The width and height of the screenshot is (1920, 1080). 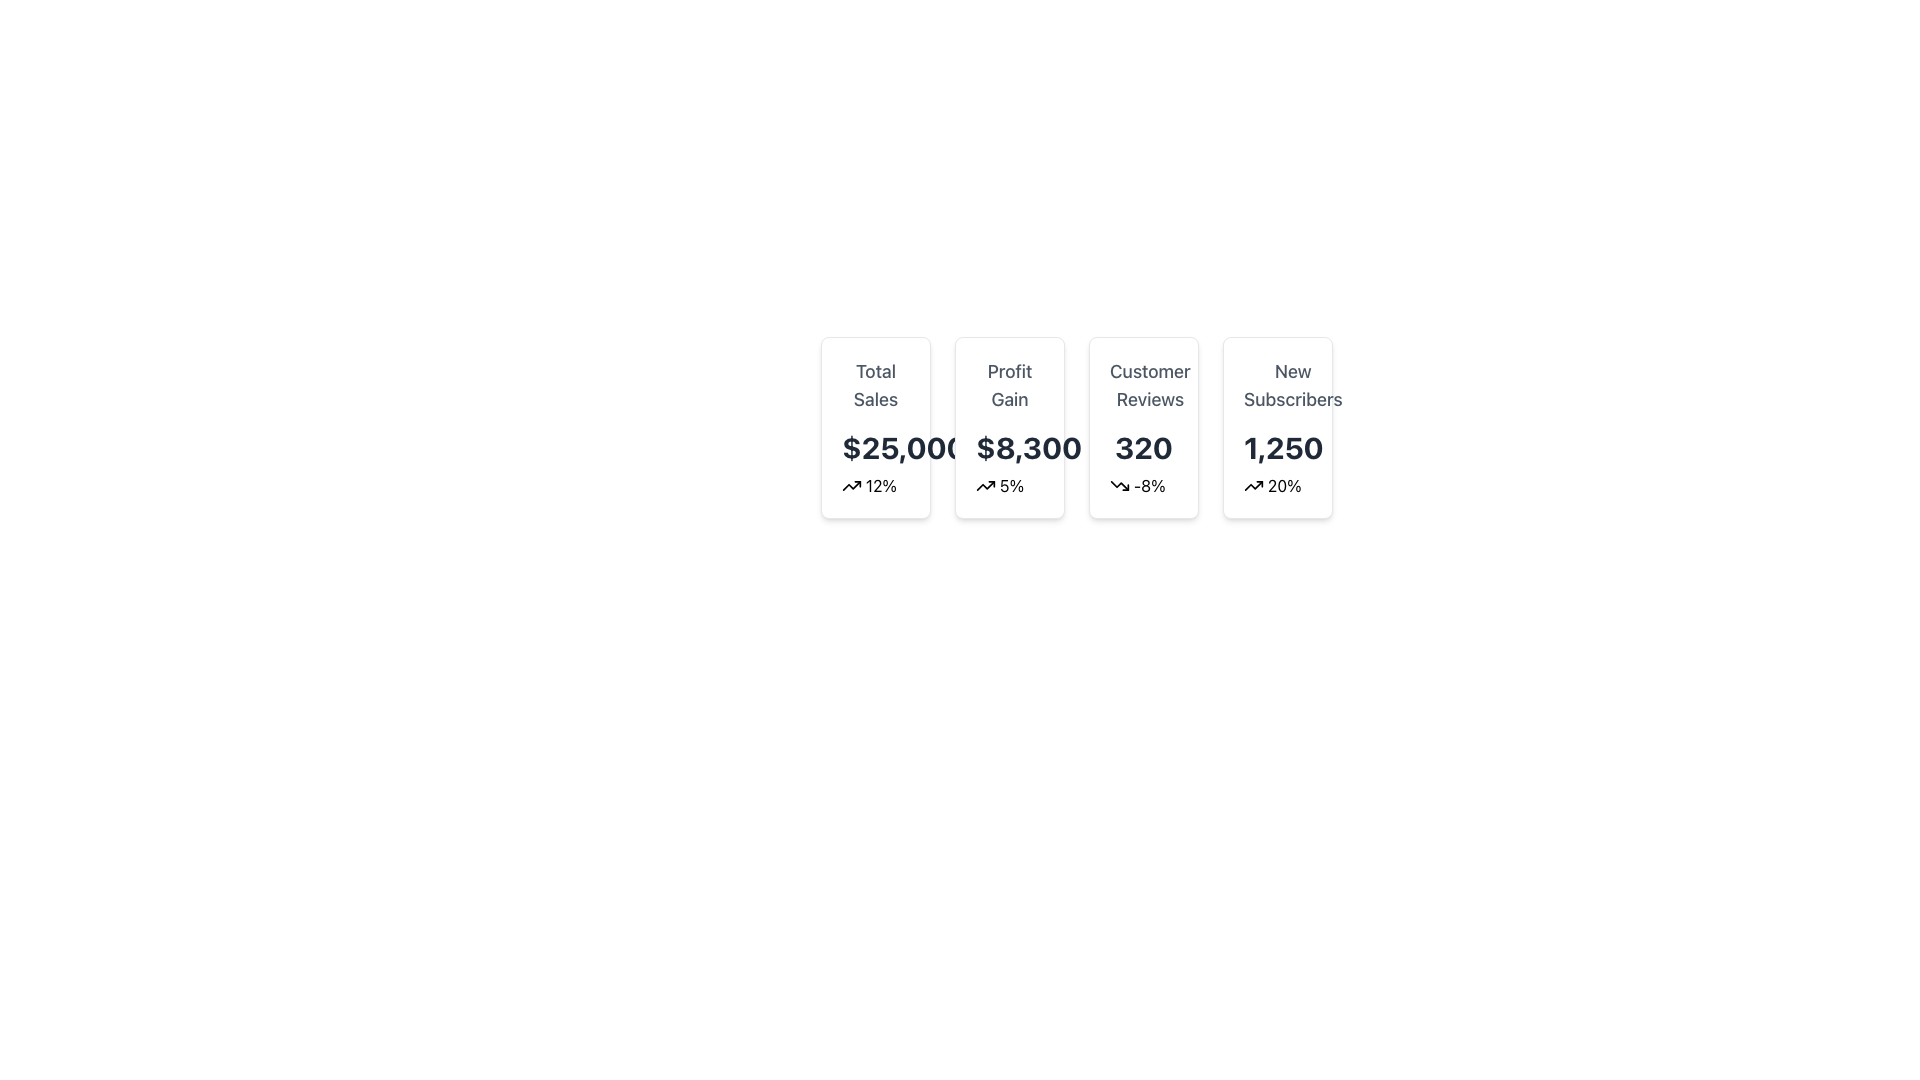 I want to click on the text component displaying '5%' in green color, located within the 'Profit Gain' card and adjacent to the trending icon, so click(x=1012, y=486).